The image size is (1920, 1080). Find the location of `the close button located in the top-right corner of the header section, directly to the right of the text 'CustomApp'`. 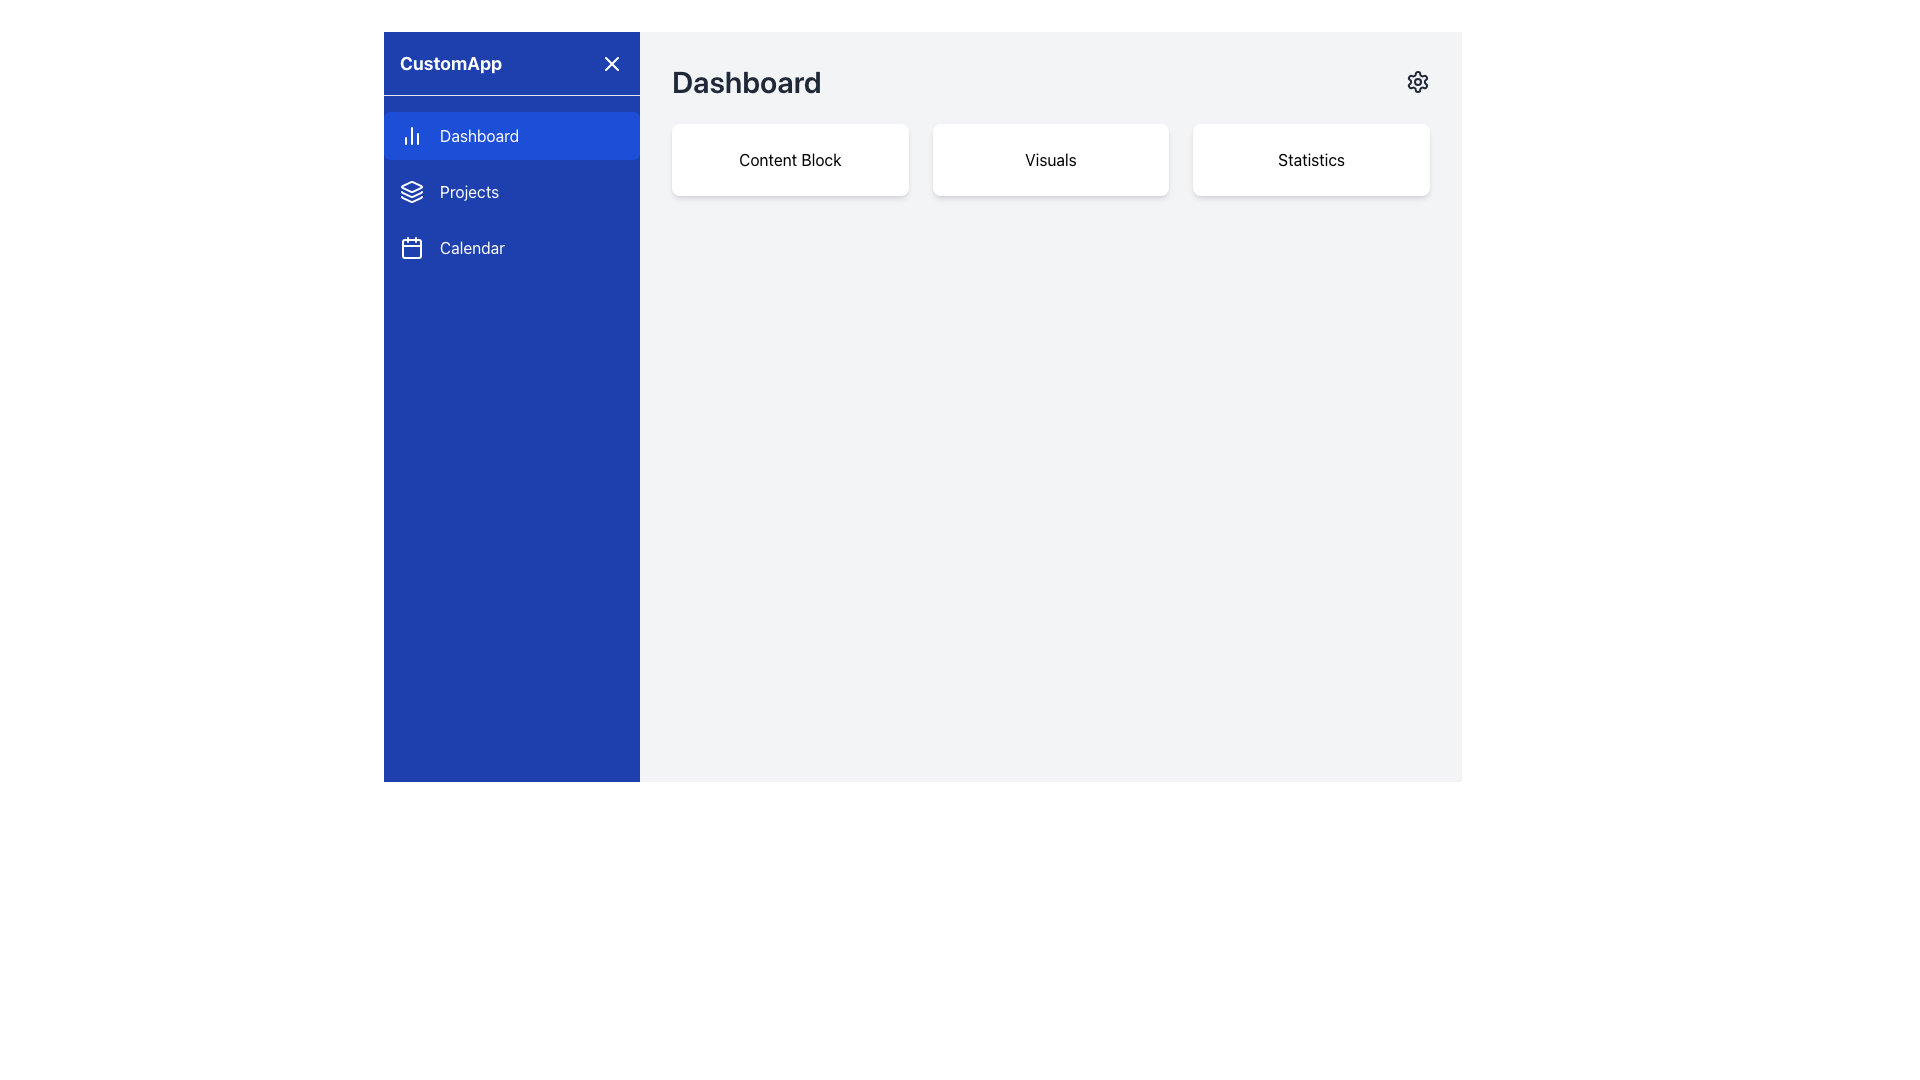

the close button located in the top-right corner of the header section, directly to the right of the text 'CustomApp' is located at coordinates (610, 62).